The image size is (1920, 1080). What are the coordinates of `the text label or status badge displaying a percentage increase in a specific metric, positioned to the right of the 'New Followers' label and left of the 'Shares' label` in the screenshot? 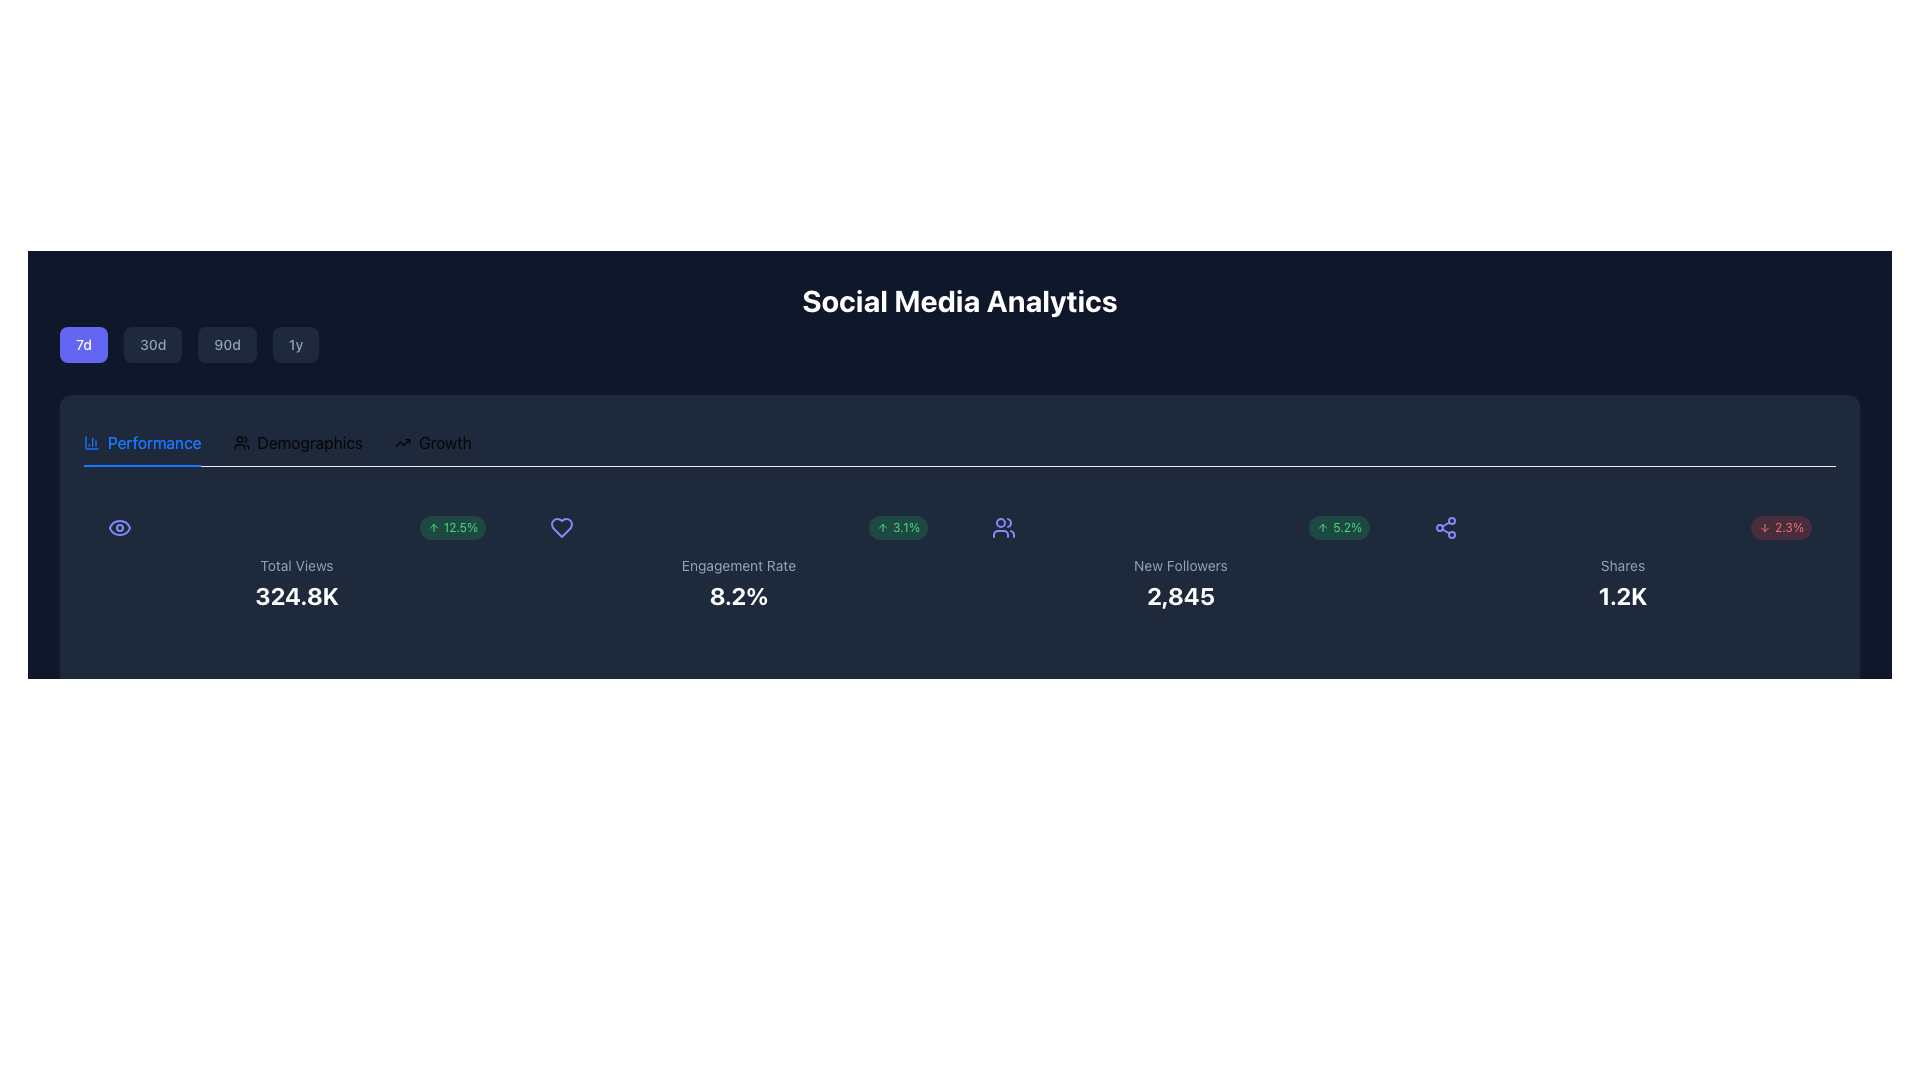 It's located at (1339, 527).